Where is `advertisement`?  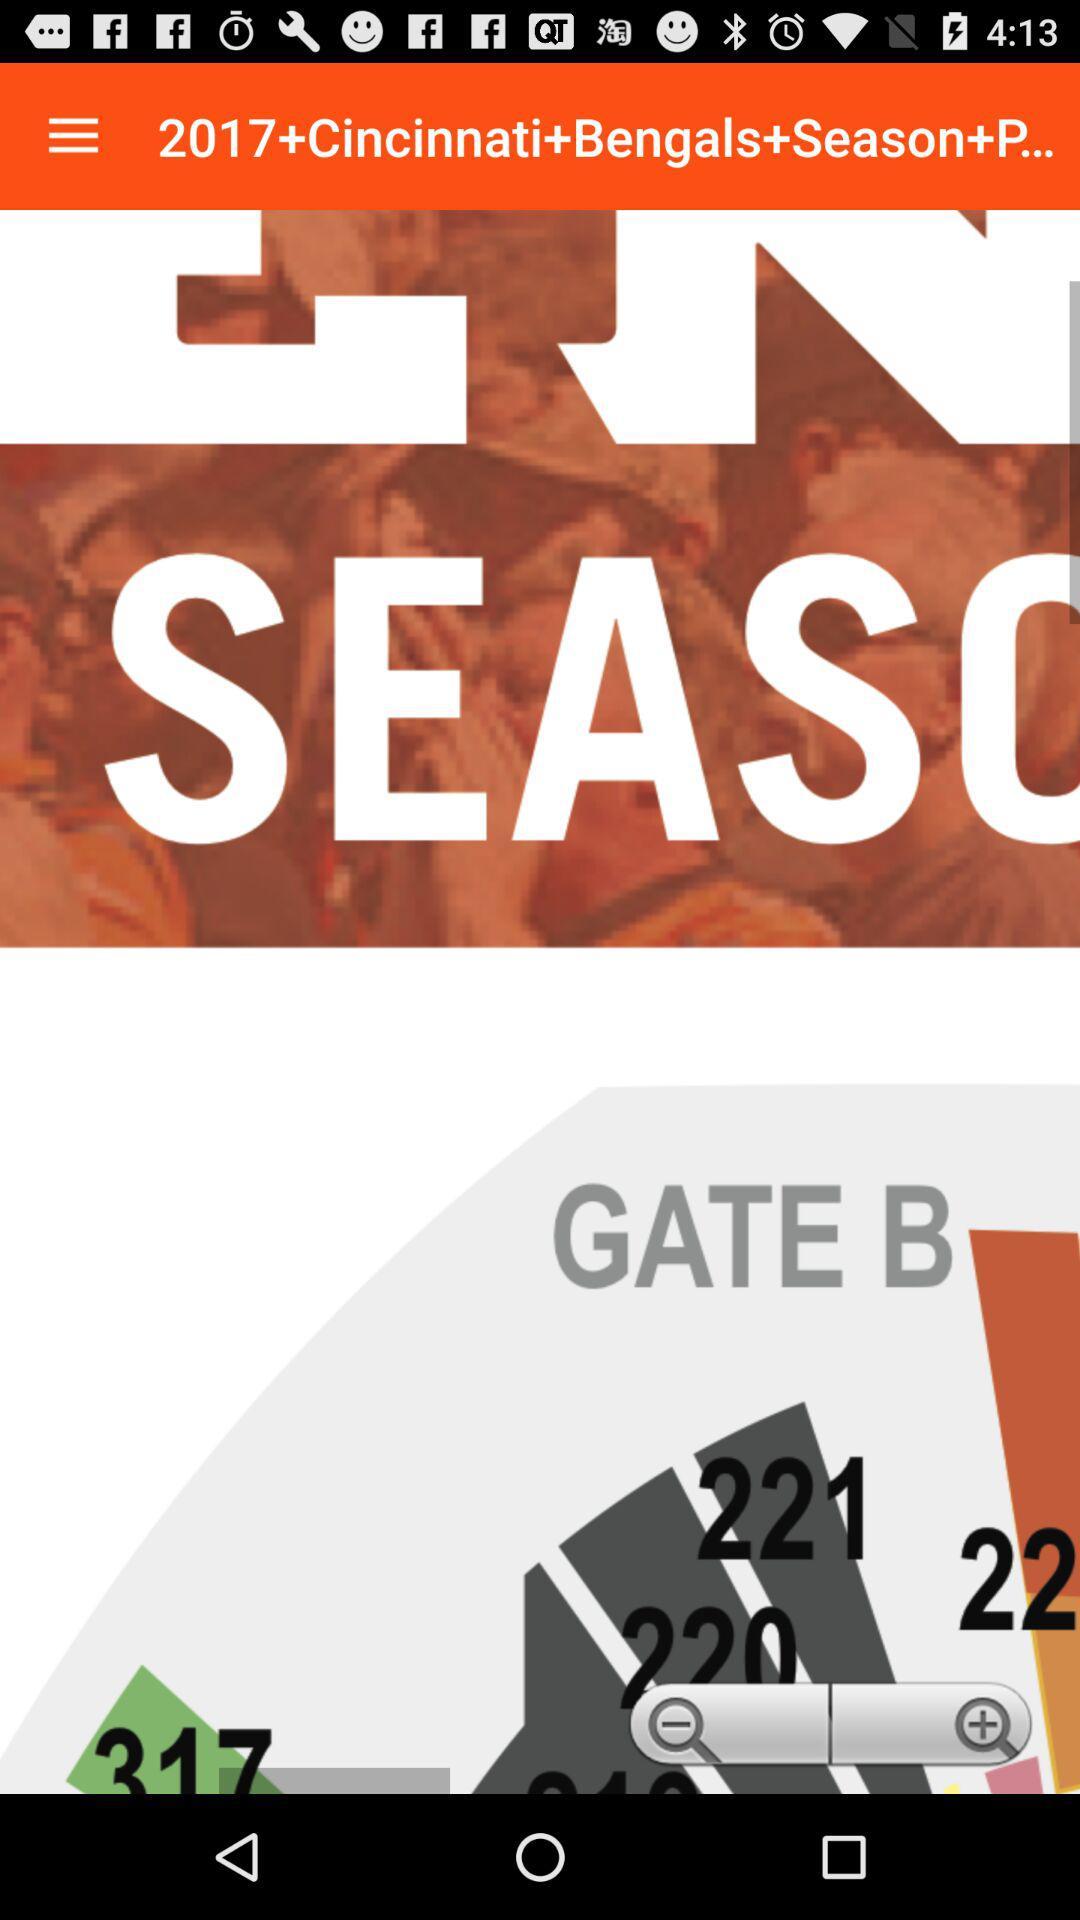
advertisement is located at coordinates (540, 1002).